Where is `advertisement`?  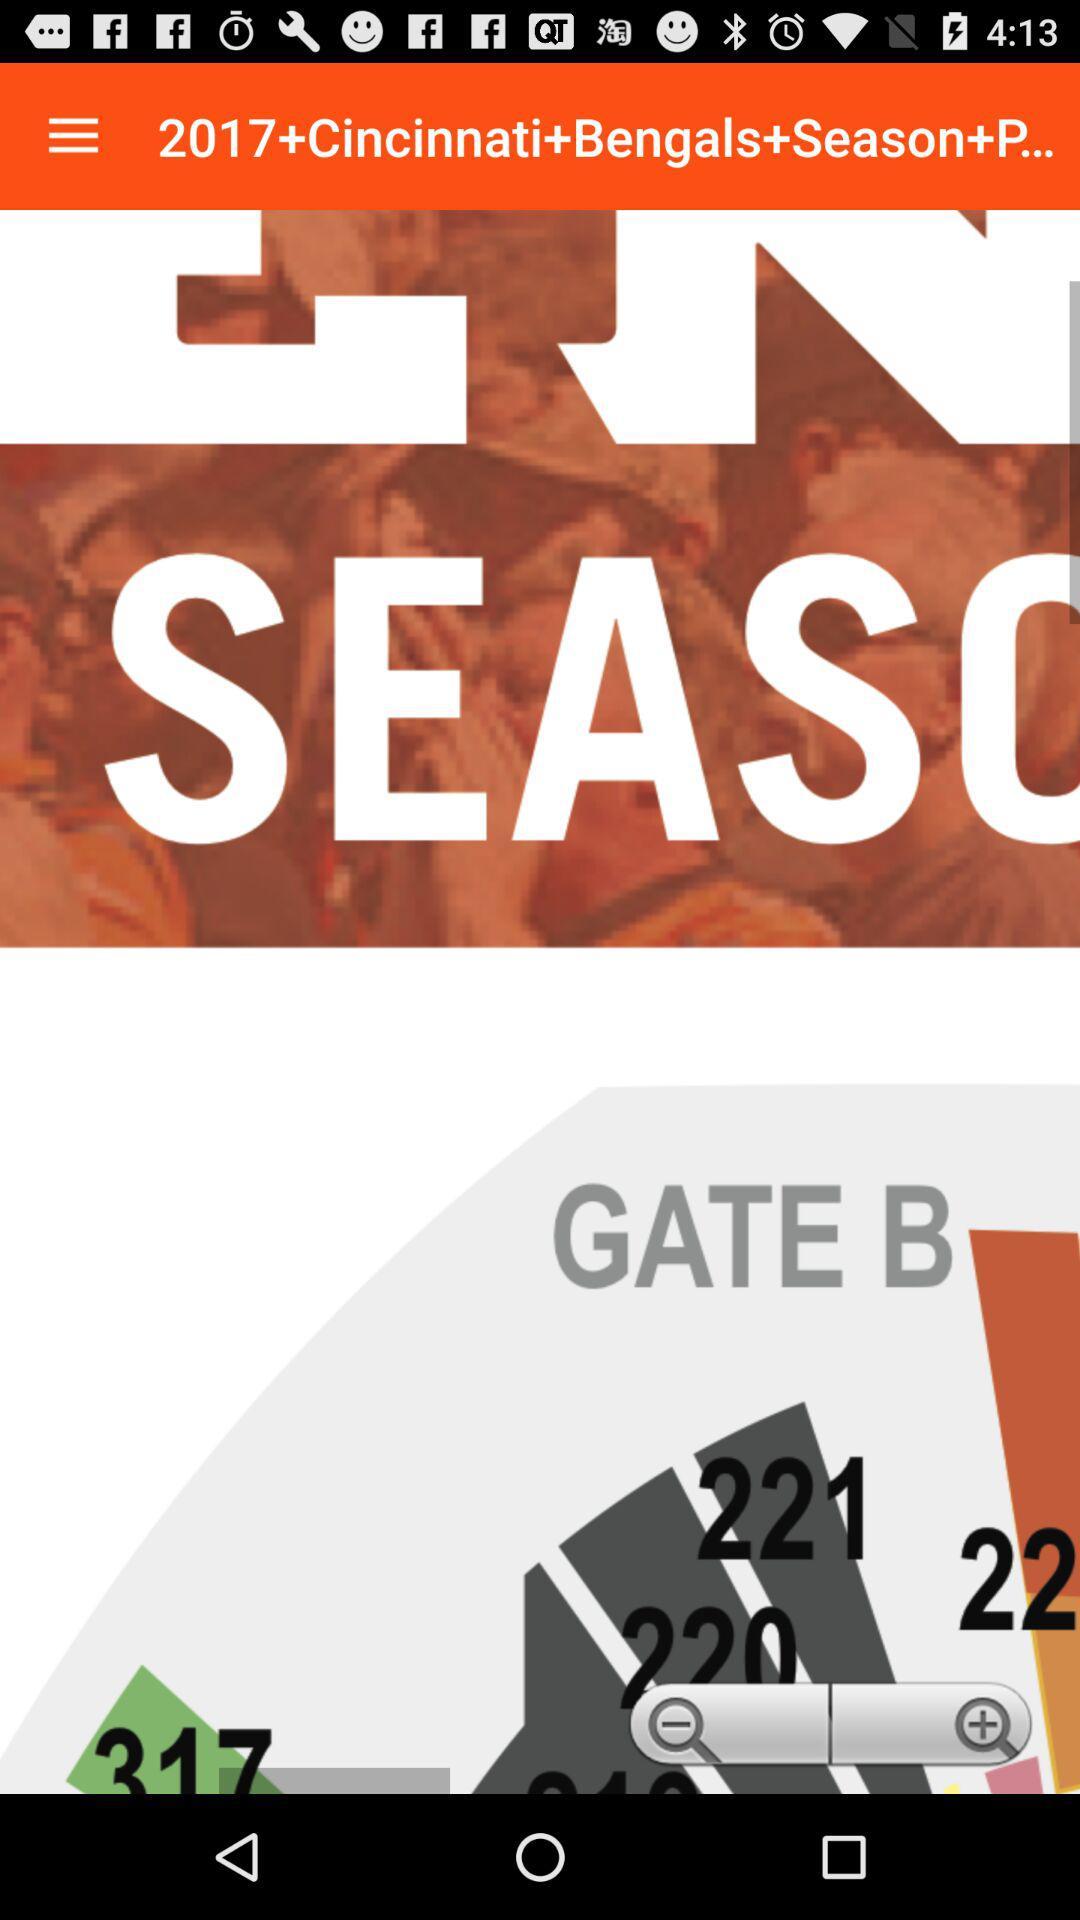
advertisement is located at coordinates (540, 1002).